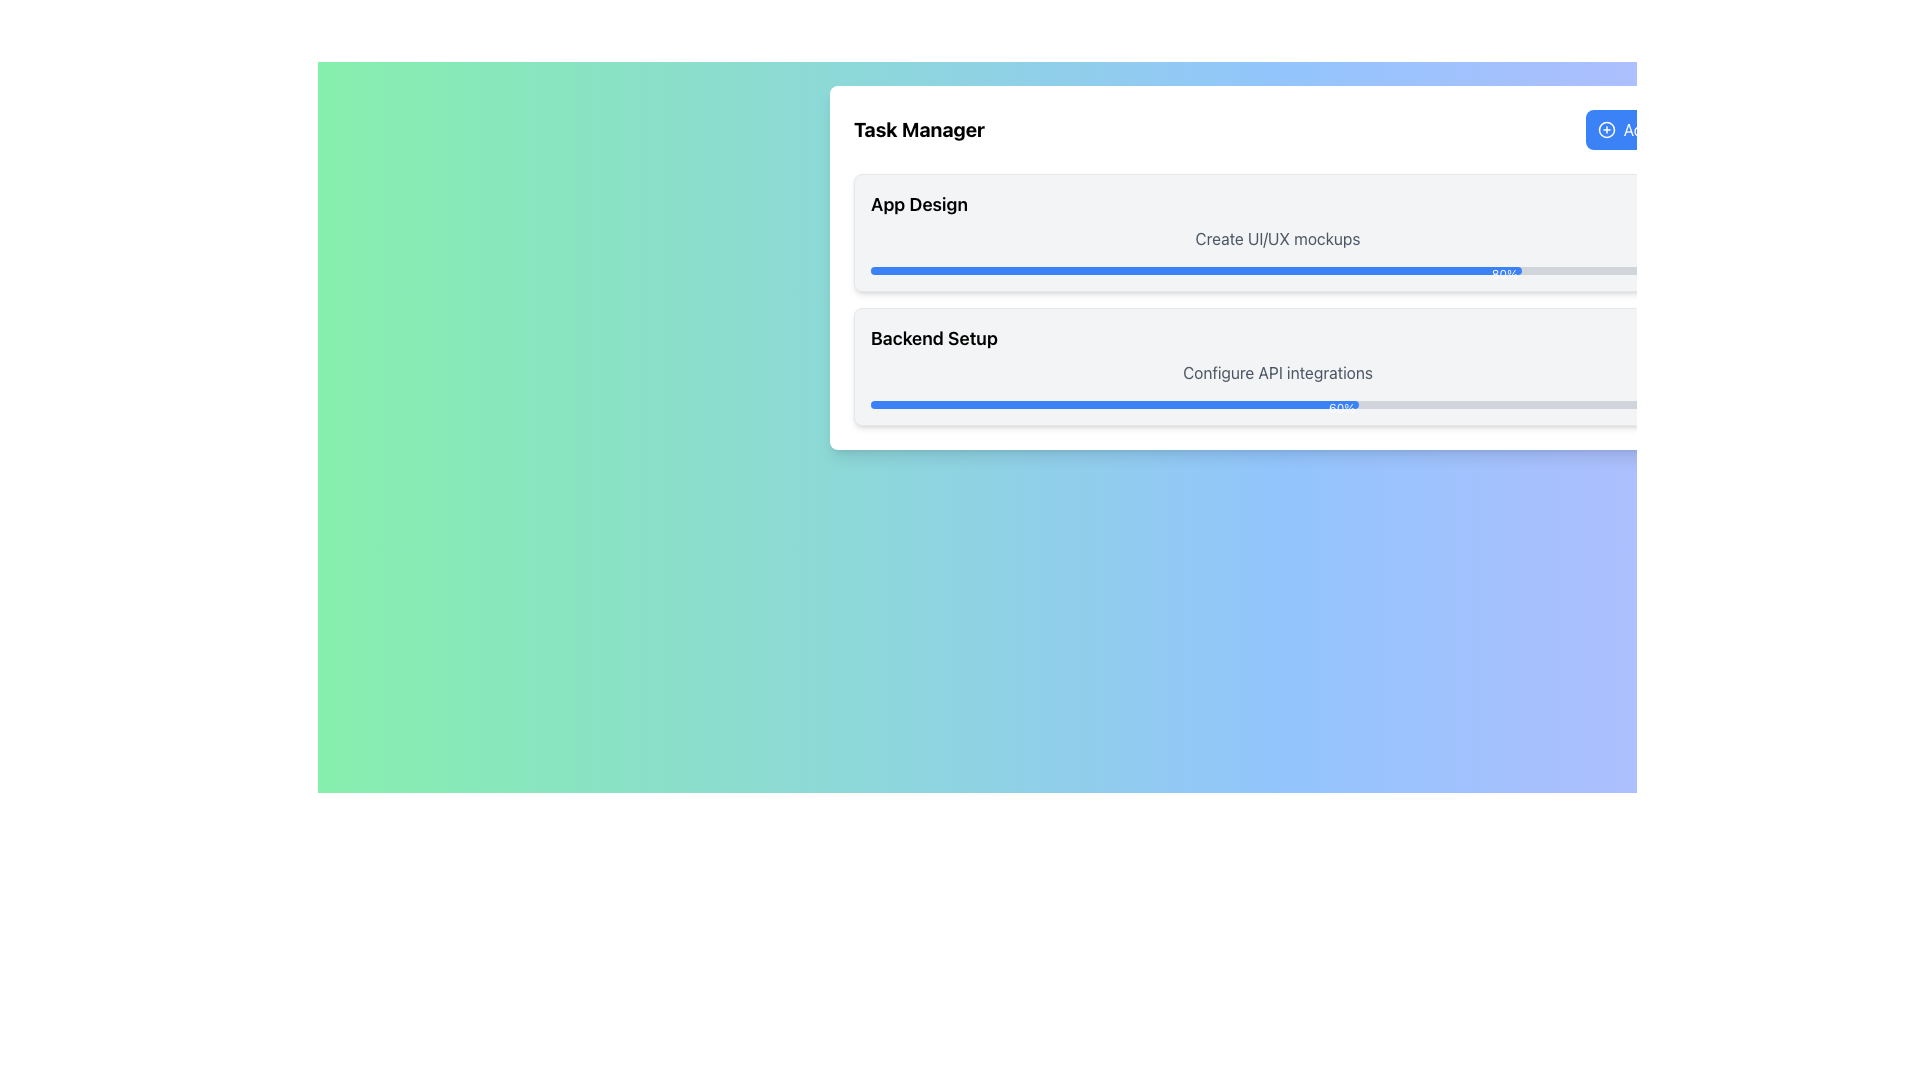 The height and width of the screenshot is (1080, 1920). I want to click on the text field labeled 'Create UI/UX mockups' which is styled with a gray font color and located within the 'App Design' card section, so click(1276, 238).